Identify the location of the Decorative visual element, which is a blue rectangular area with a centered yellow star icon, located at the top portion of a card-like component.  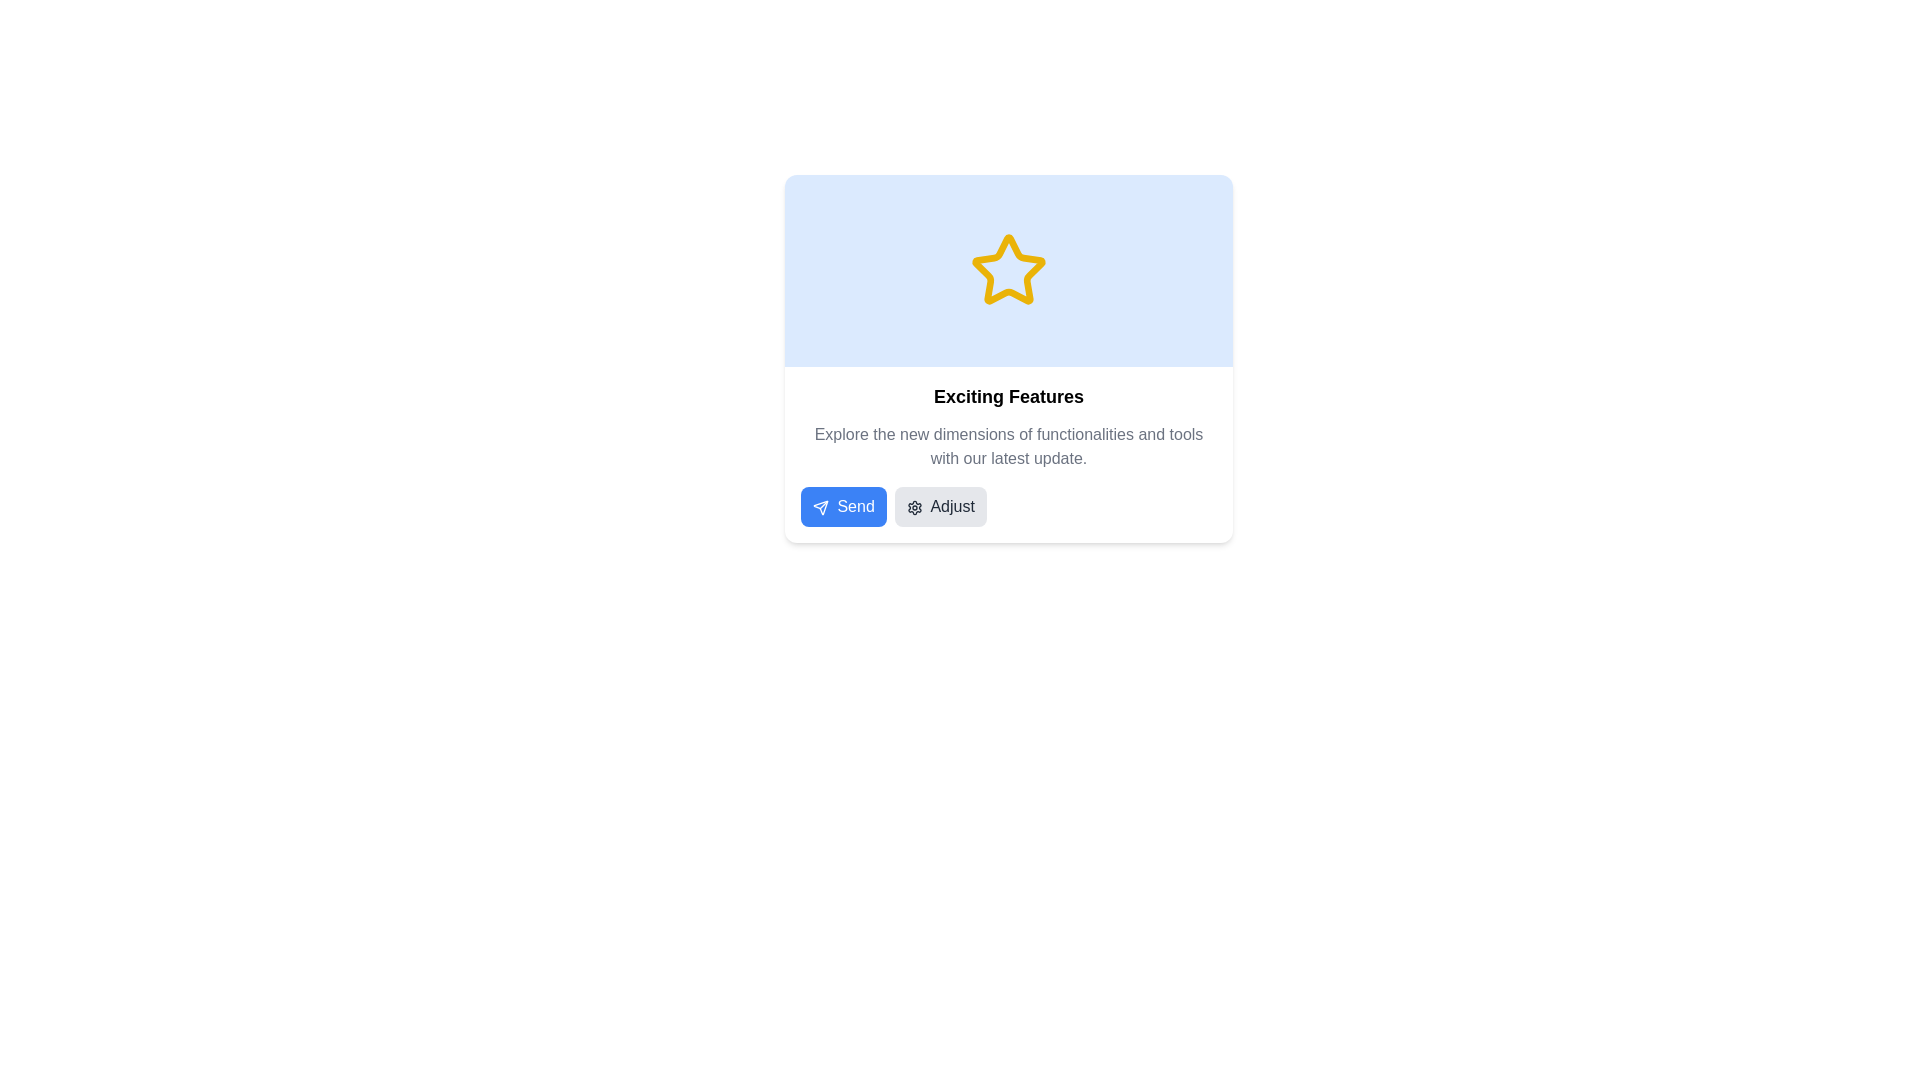
(1008, 270).